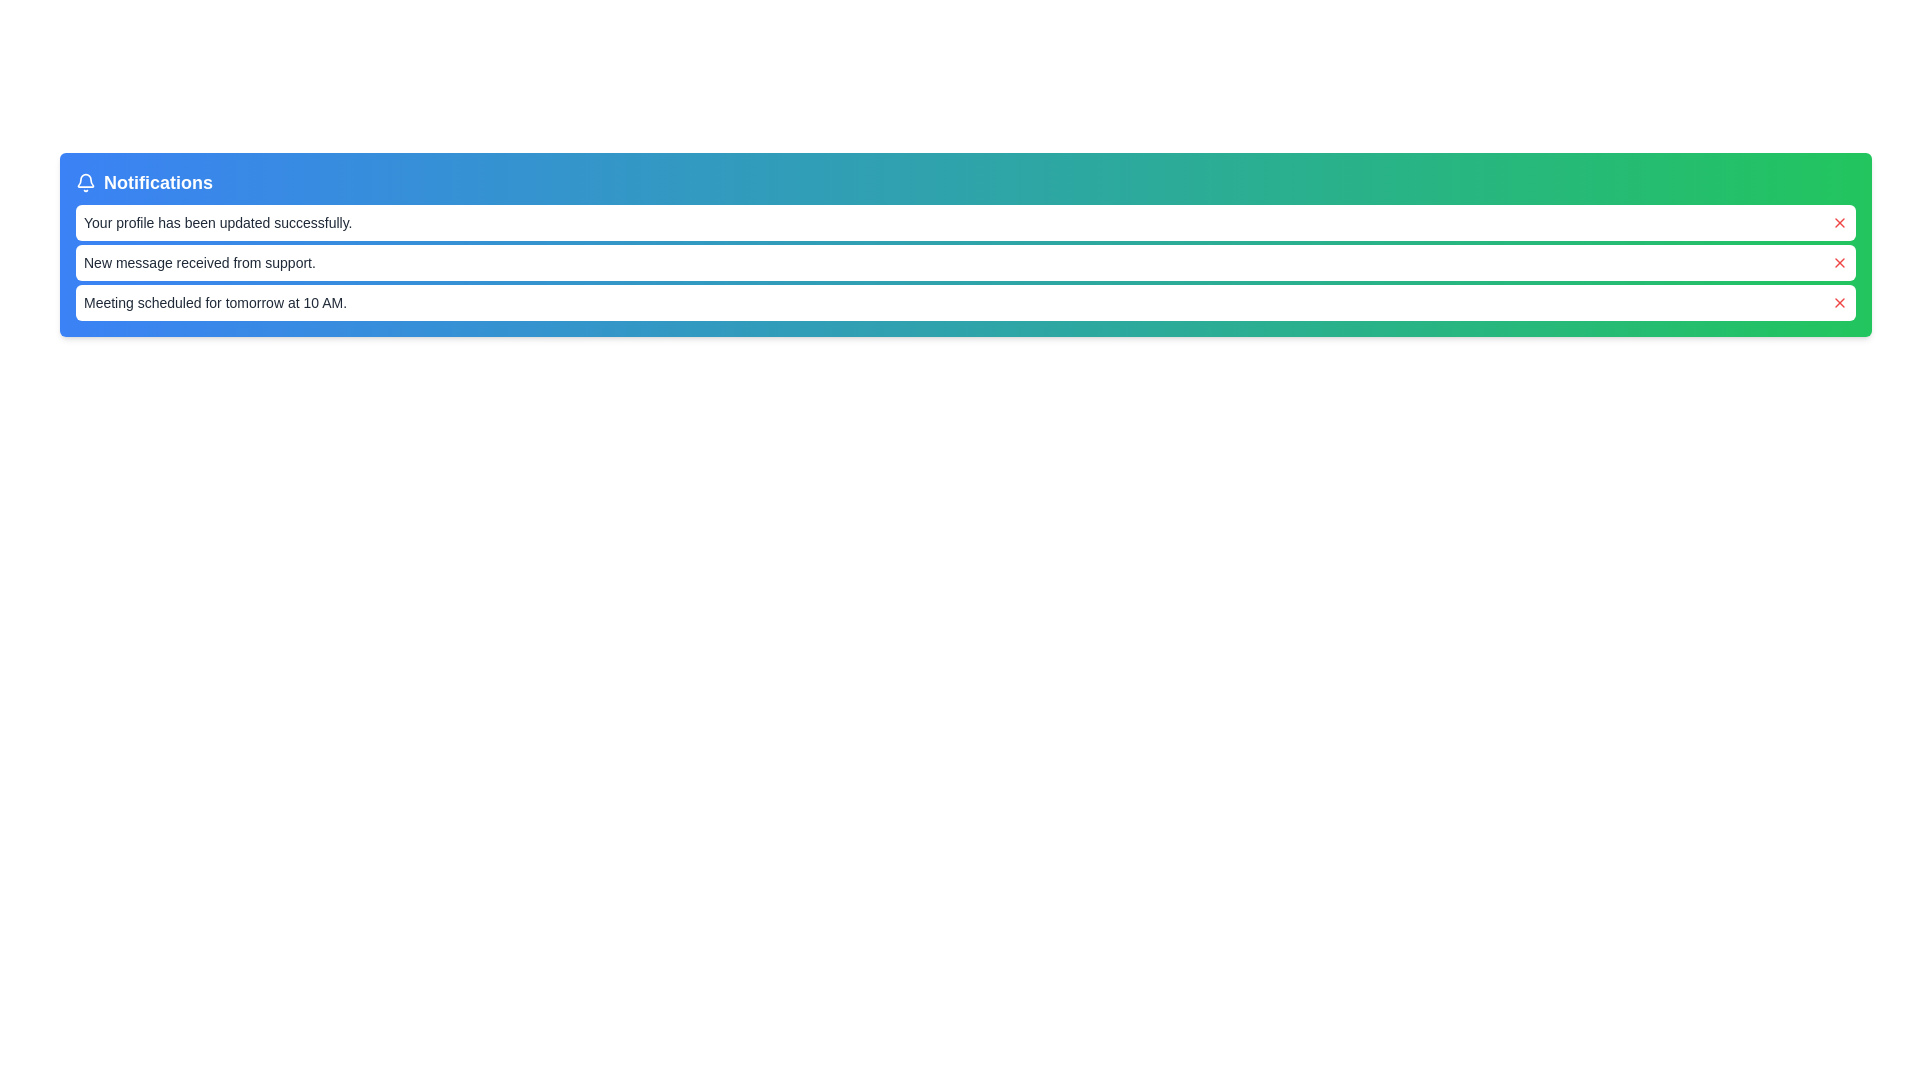  What do you see at coordinates (1839, 303) in the screenshot?
I see `the red 'X' icon button on the far right of the notification strip` at bounding box center [1839, 303].